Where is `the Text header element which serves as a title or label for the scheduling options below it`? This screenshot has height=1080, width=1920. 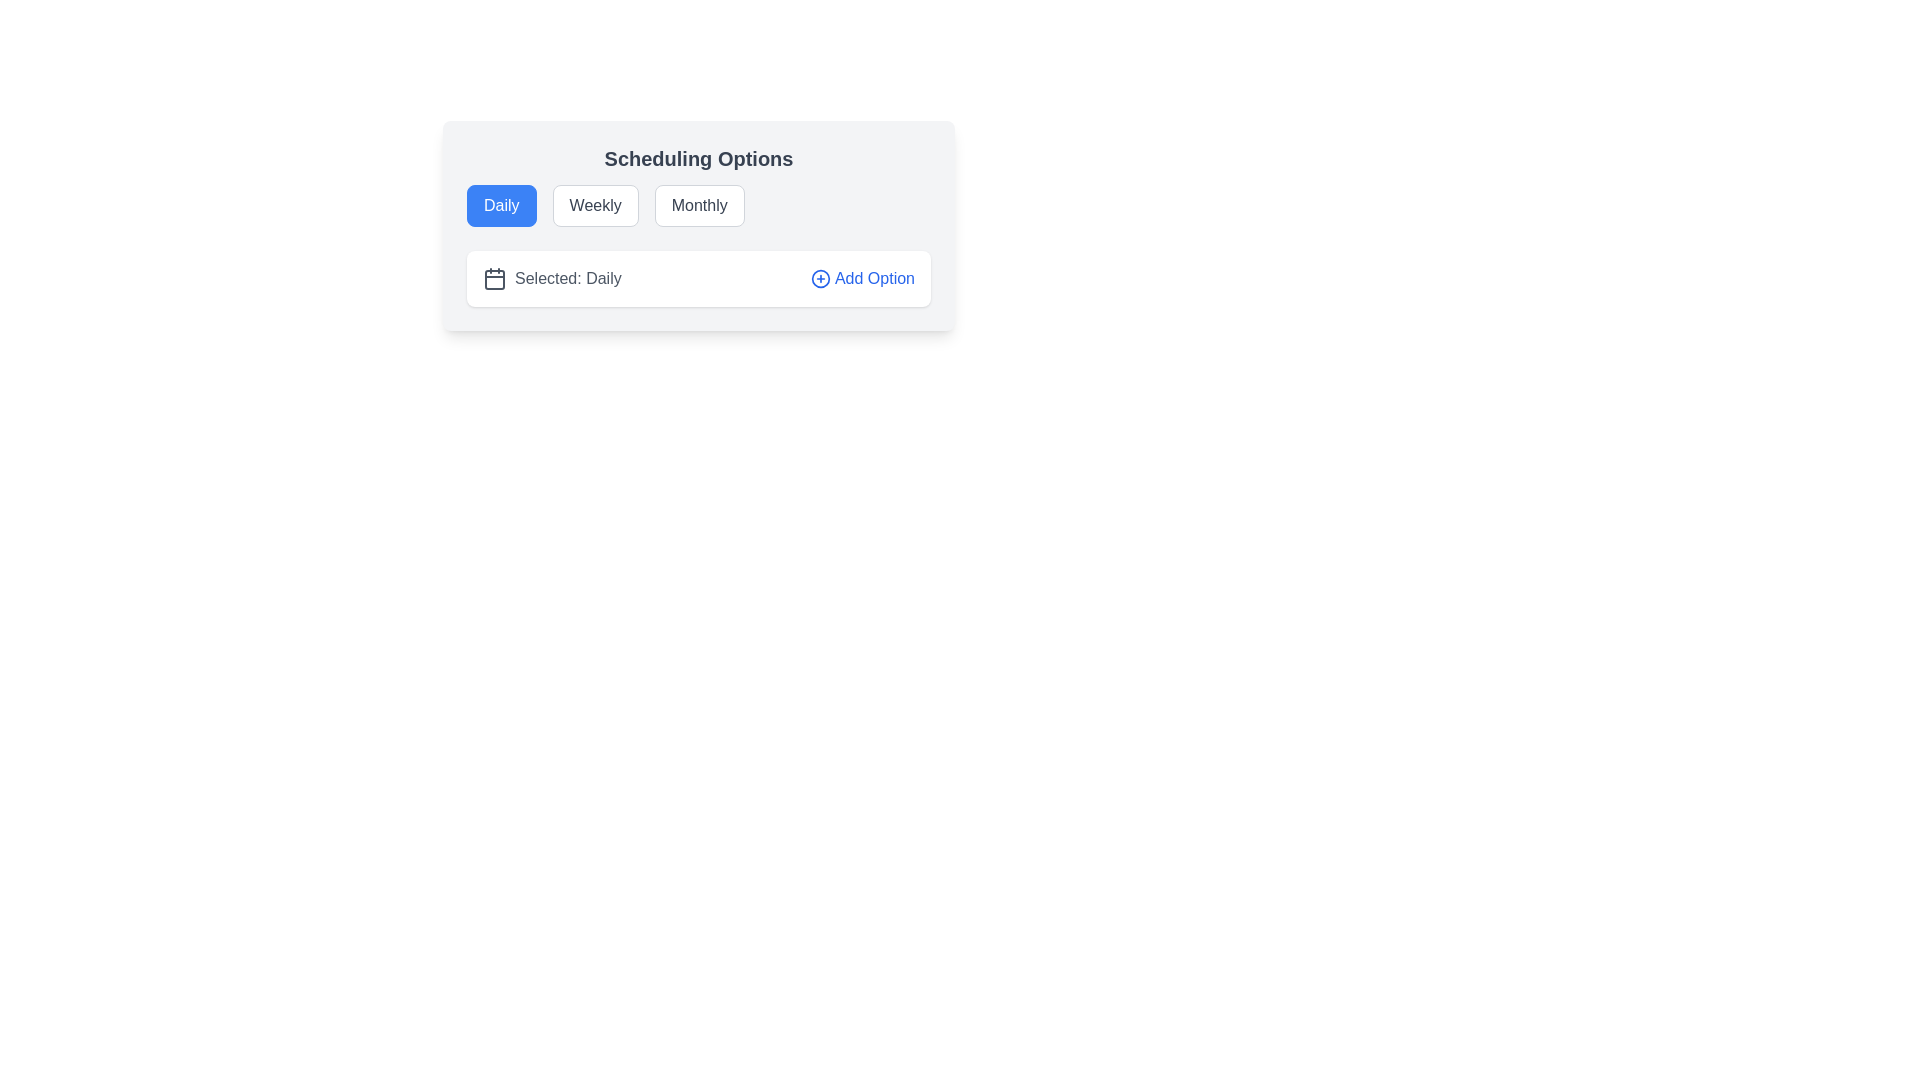 the Text header element which serves as a title or label for the scheduling options below it is located at coordinates (699, 157).